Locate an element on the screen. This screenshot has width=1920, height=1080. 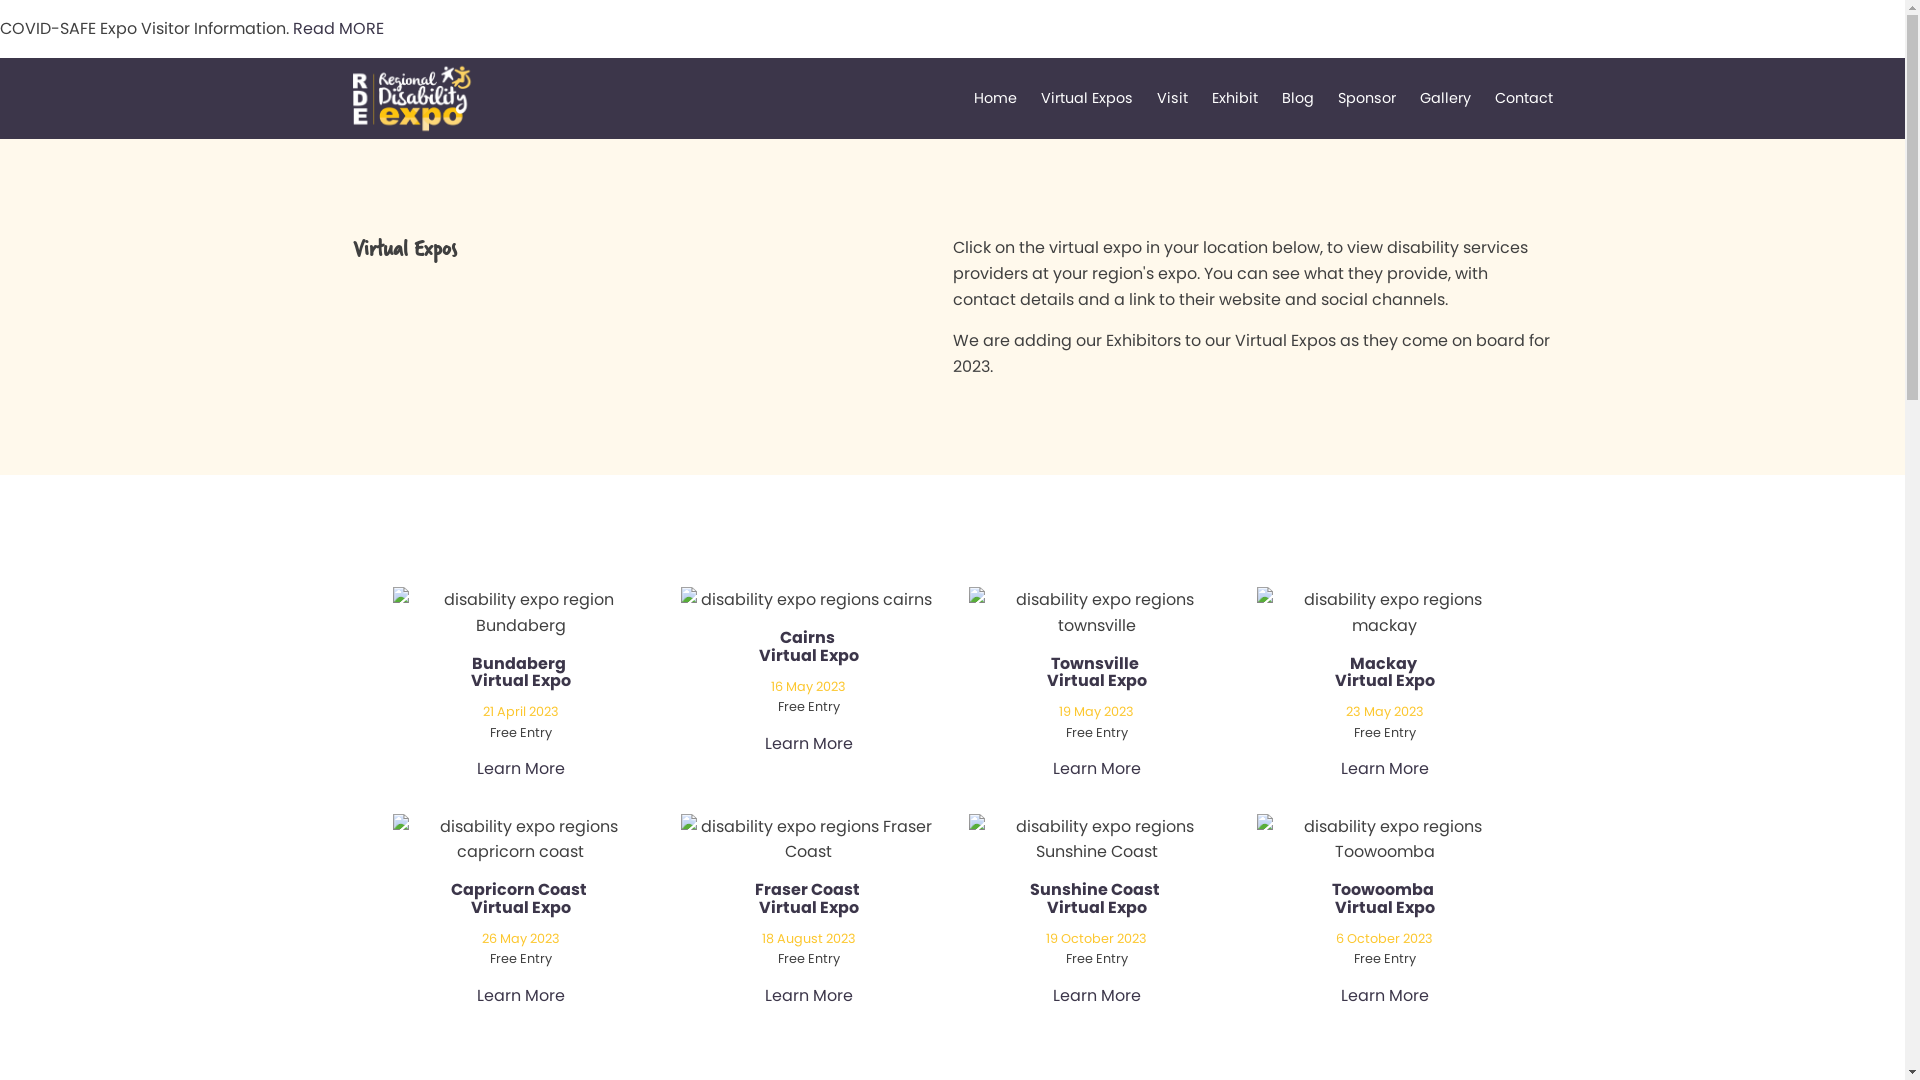
'Read MORE' is located at coordinates (338, 28).